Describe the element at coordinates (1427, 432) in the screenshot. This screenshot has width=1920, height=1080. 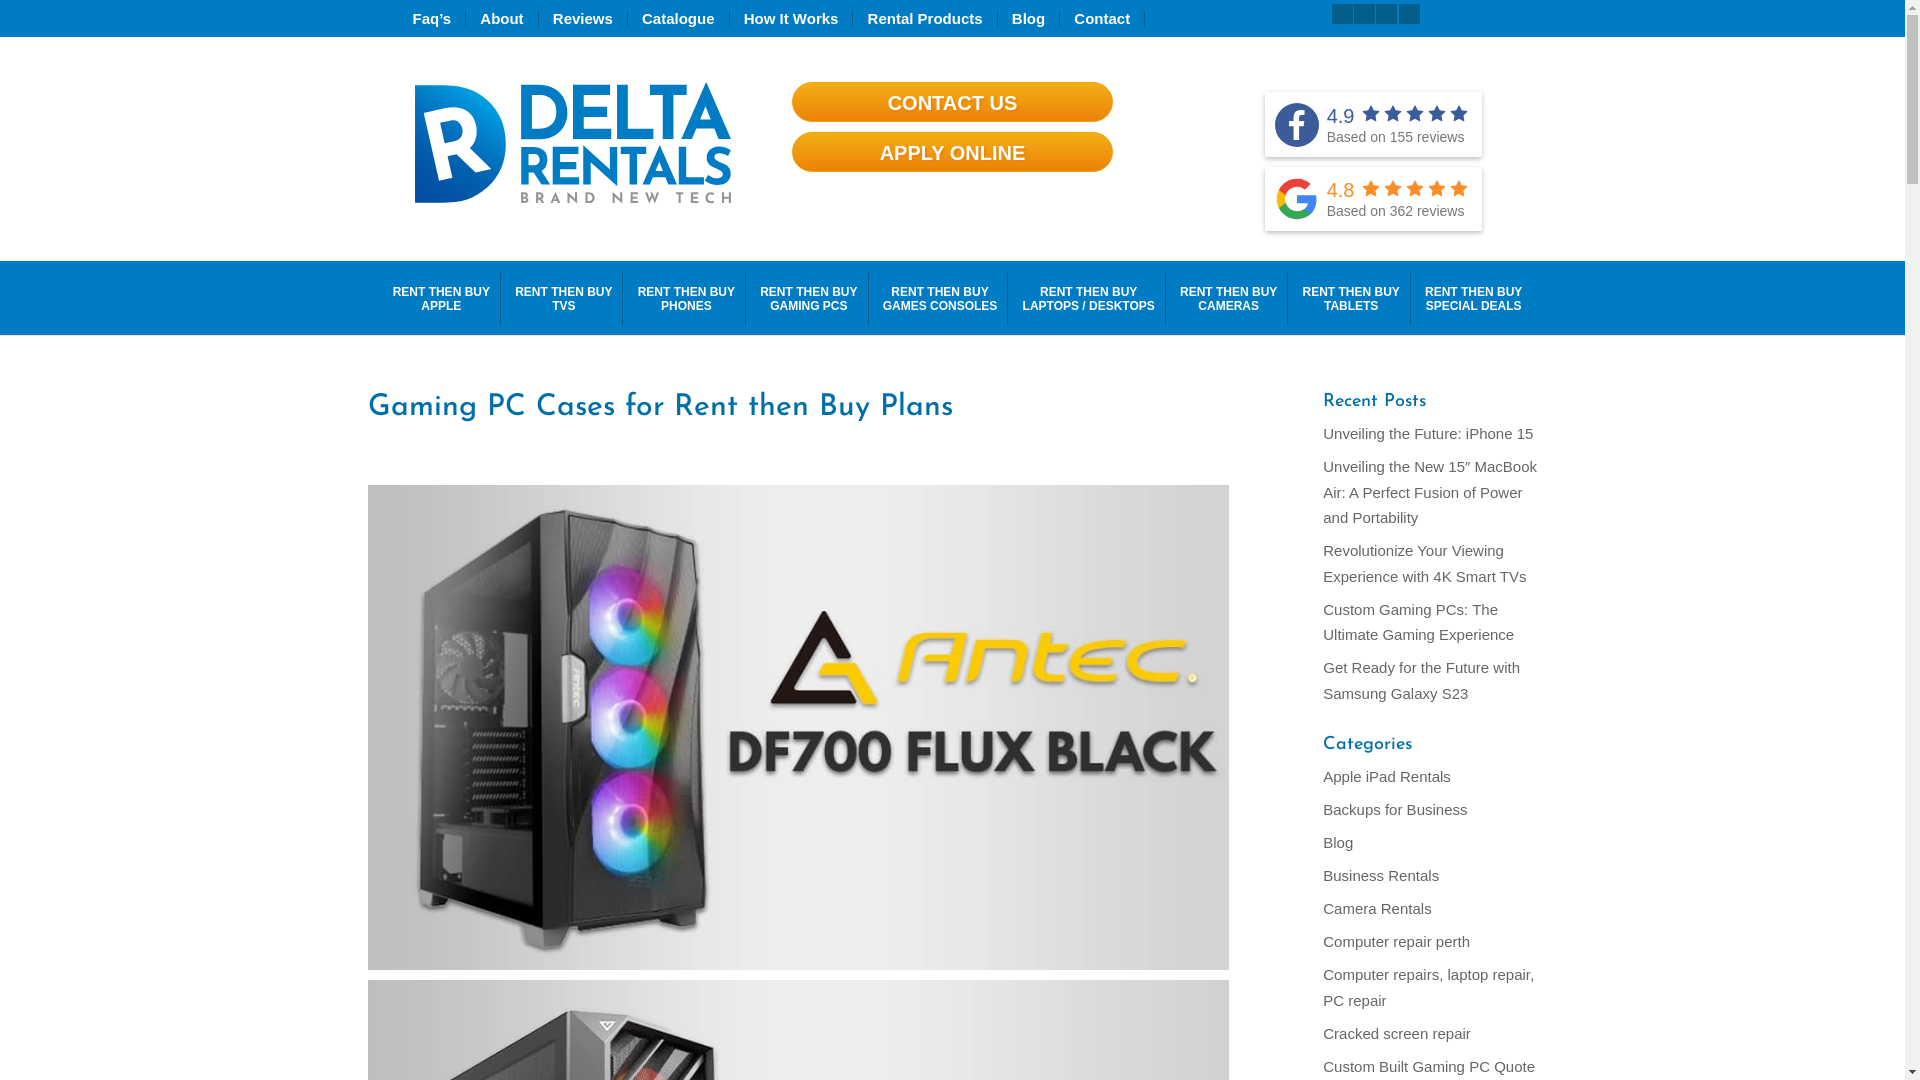
I see `'Unveiling the Future: iPhone 15'` at that location.